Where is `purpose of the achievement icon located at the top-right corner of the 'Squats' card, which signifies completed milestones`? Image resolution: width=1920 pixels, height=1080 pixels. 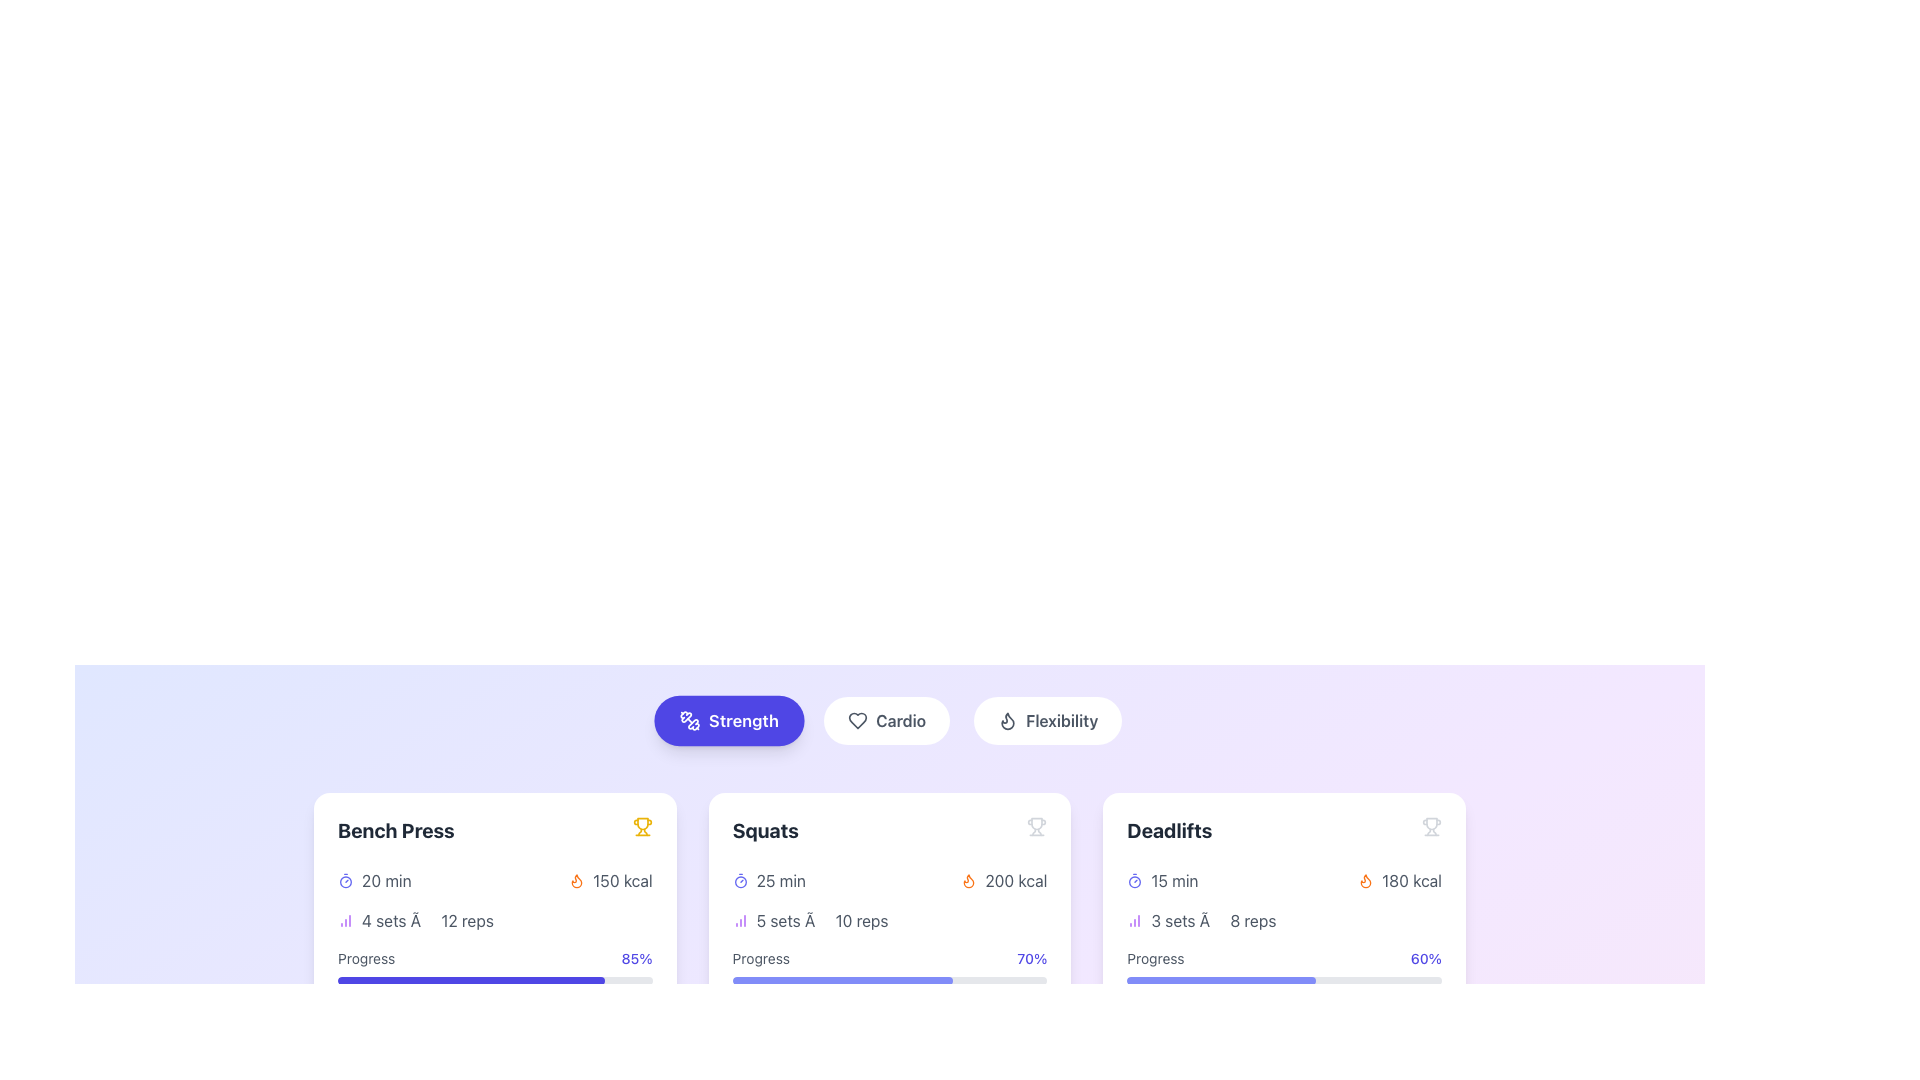 purpose of the achievement icon located at the top-right corner of the 'Squats' card, which signifies completed milestones is located at coordinates (1037, 826).